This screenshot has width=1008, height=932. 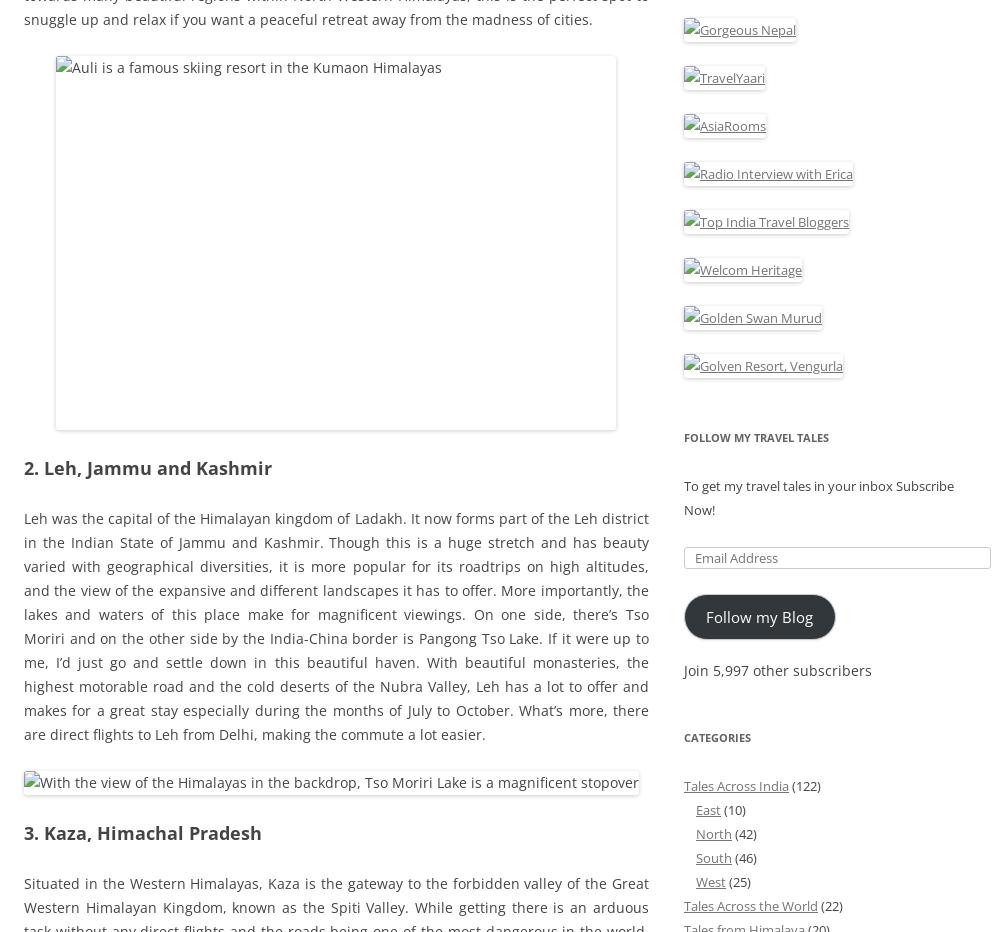 What do you see at coordinates (717, 735) in the screenshot?
I see `'Categories'` at bounding box center [717, 735].